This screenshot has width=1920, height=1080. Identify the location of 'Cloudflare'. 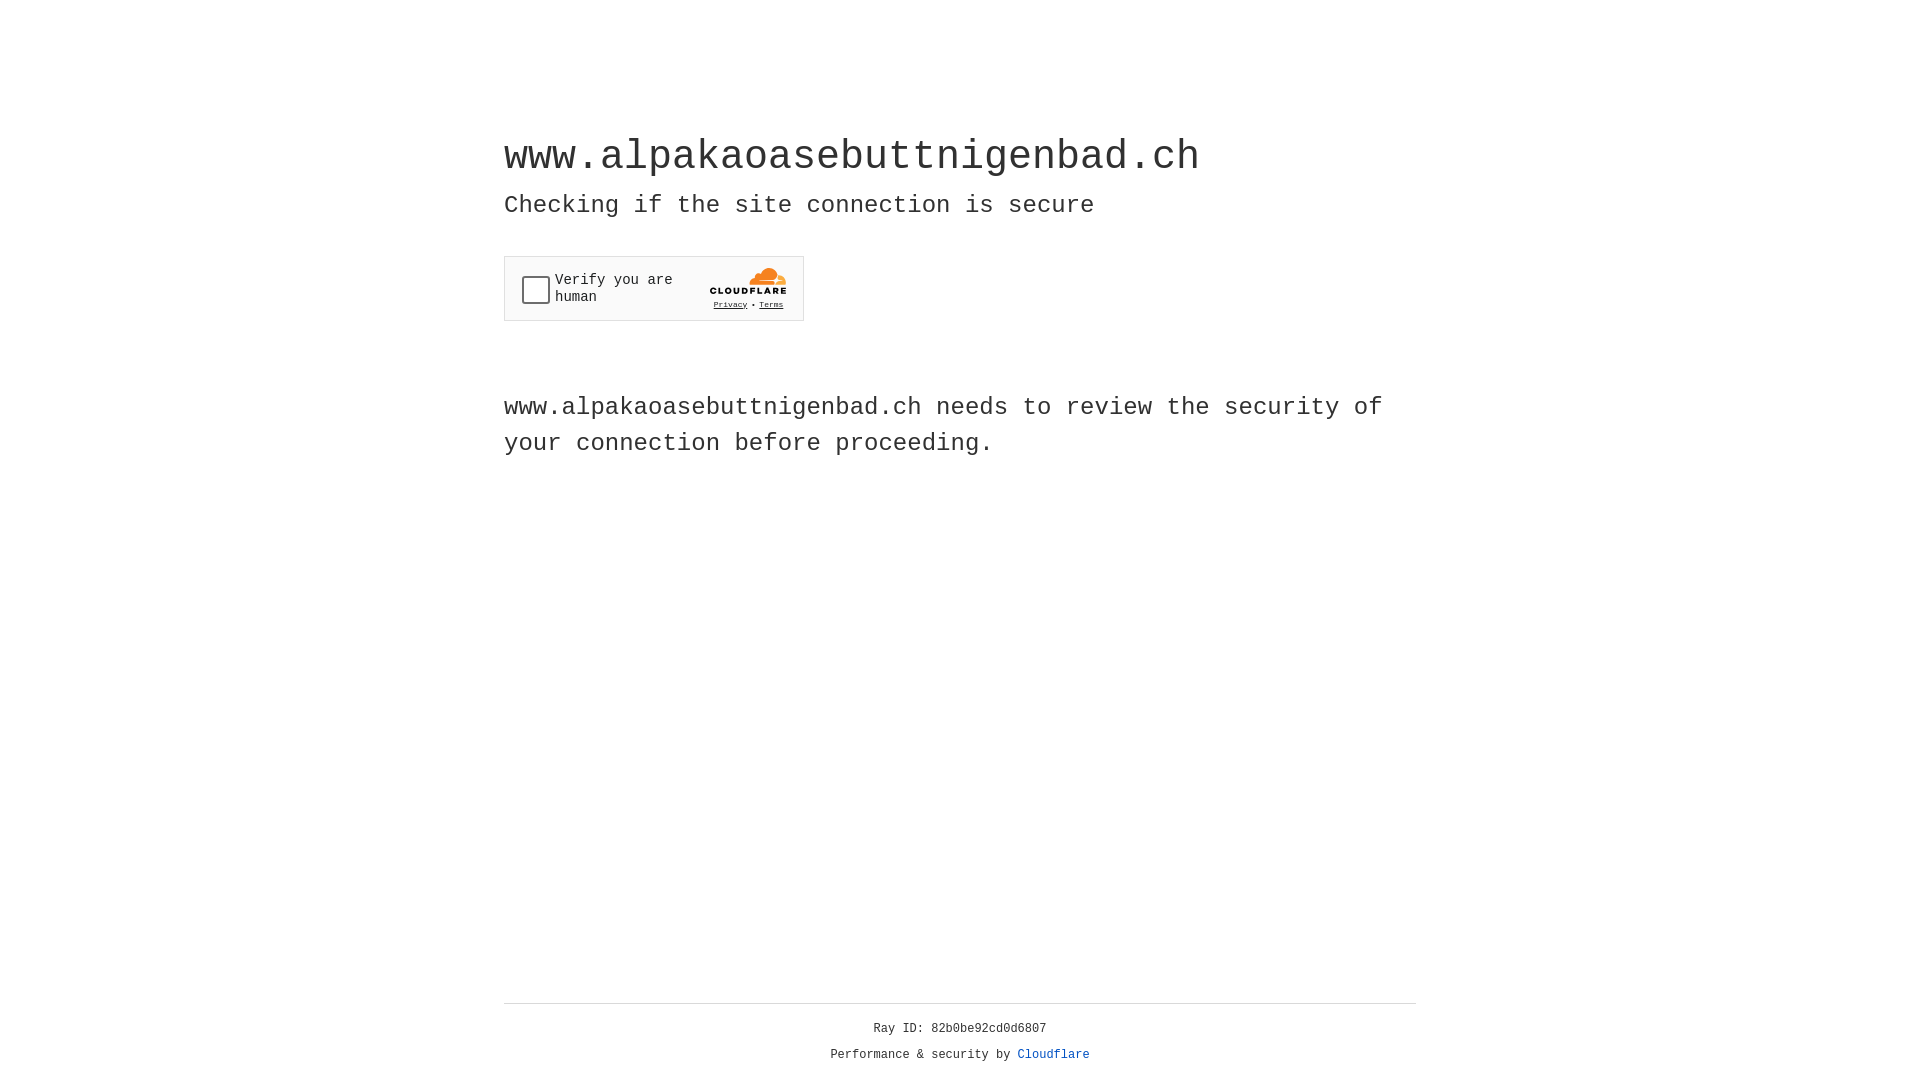
(1017, 1054).